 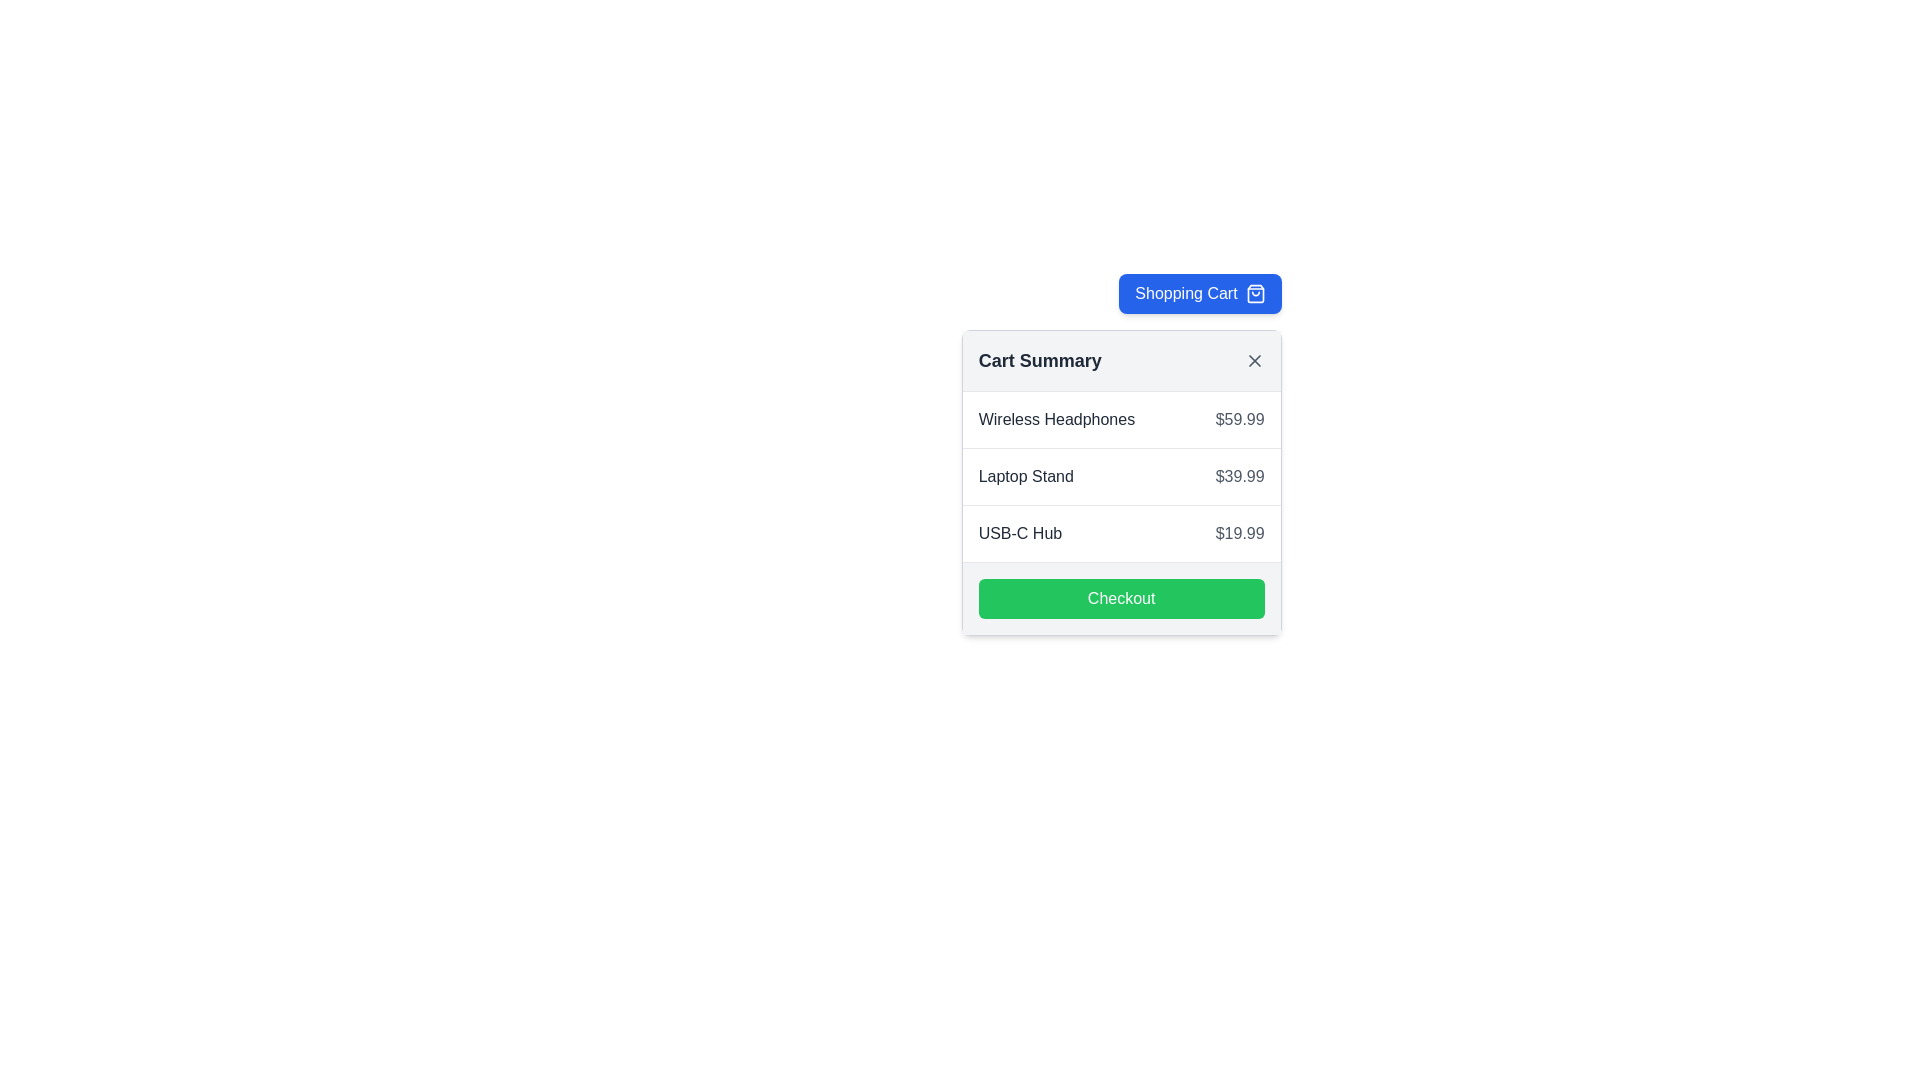 I want to click on the button located in the top-right area of the interface, so click(x=1200, y=293).